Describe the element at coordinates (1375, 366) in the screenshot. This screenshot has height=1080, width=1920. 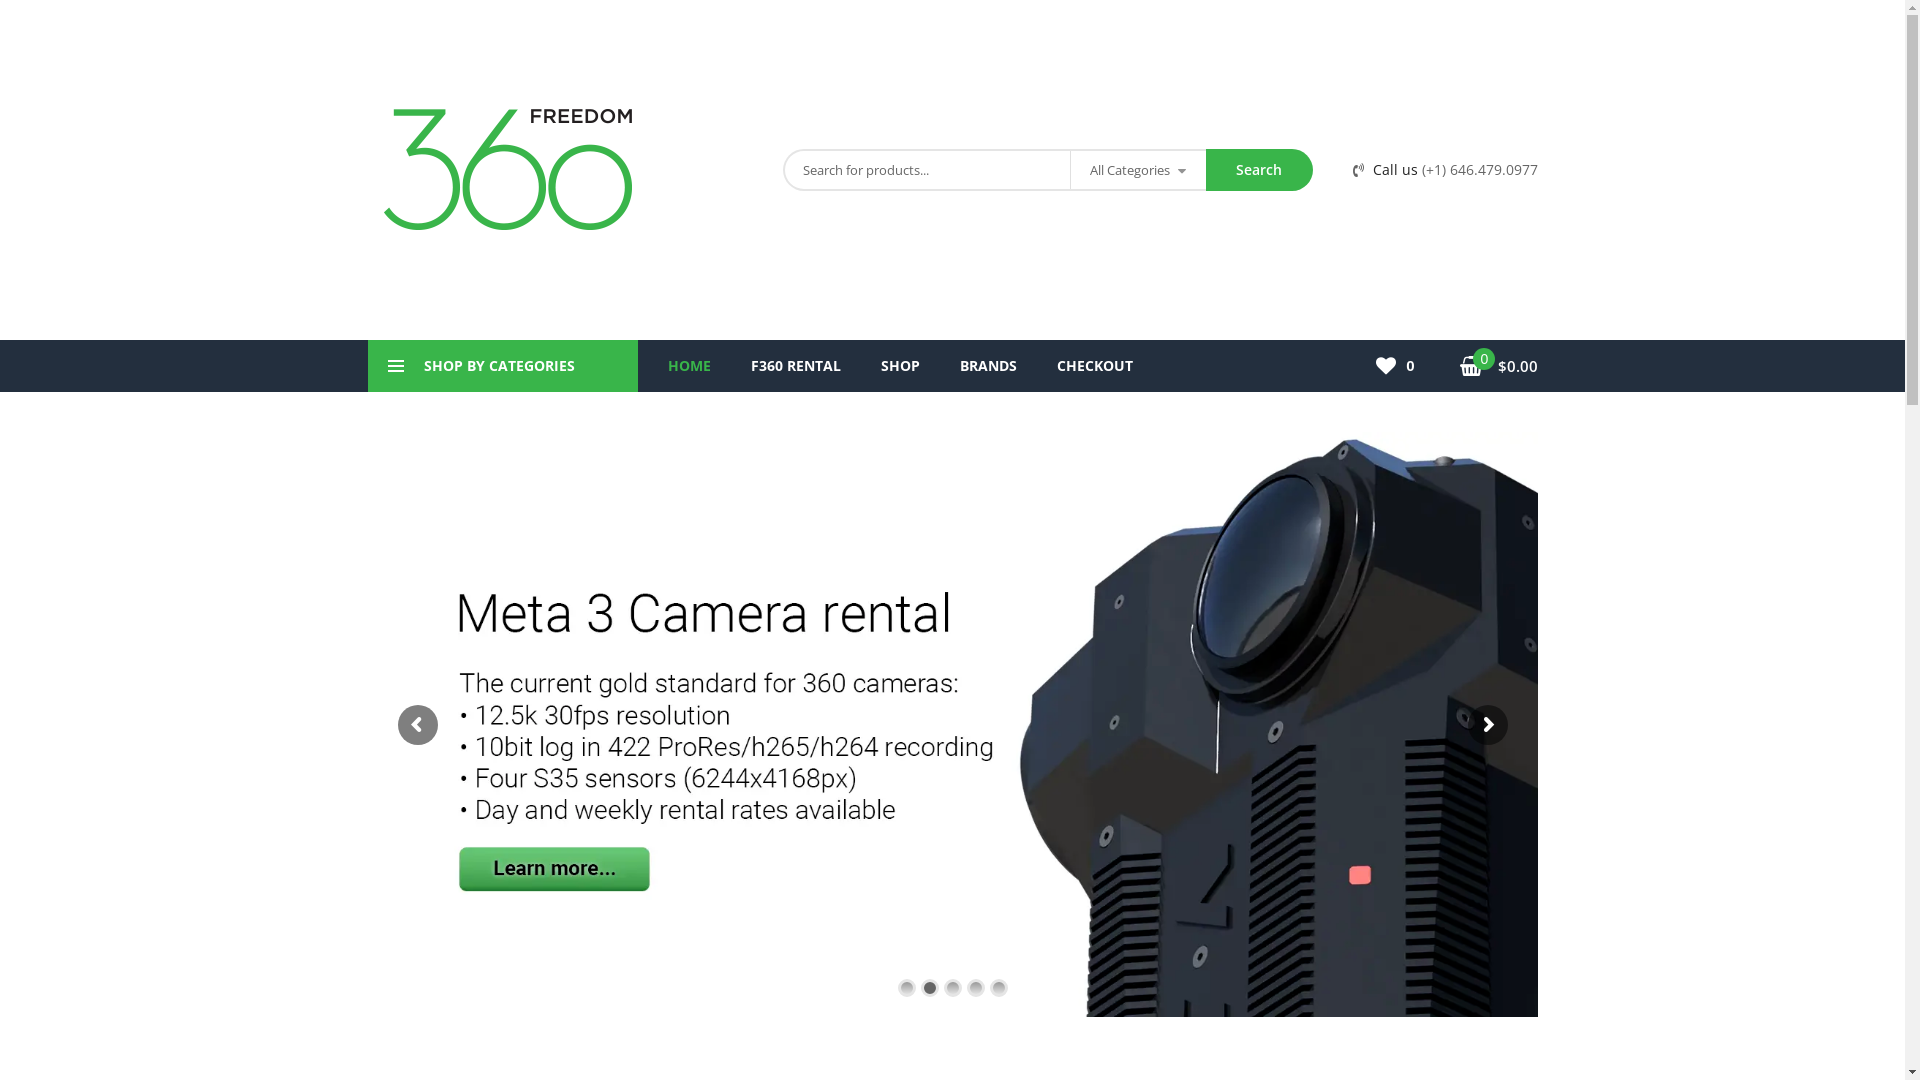
I see `'0'` at that location.